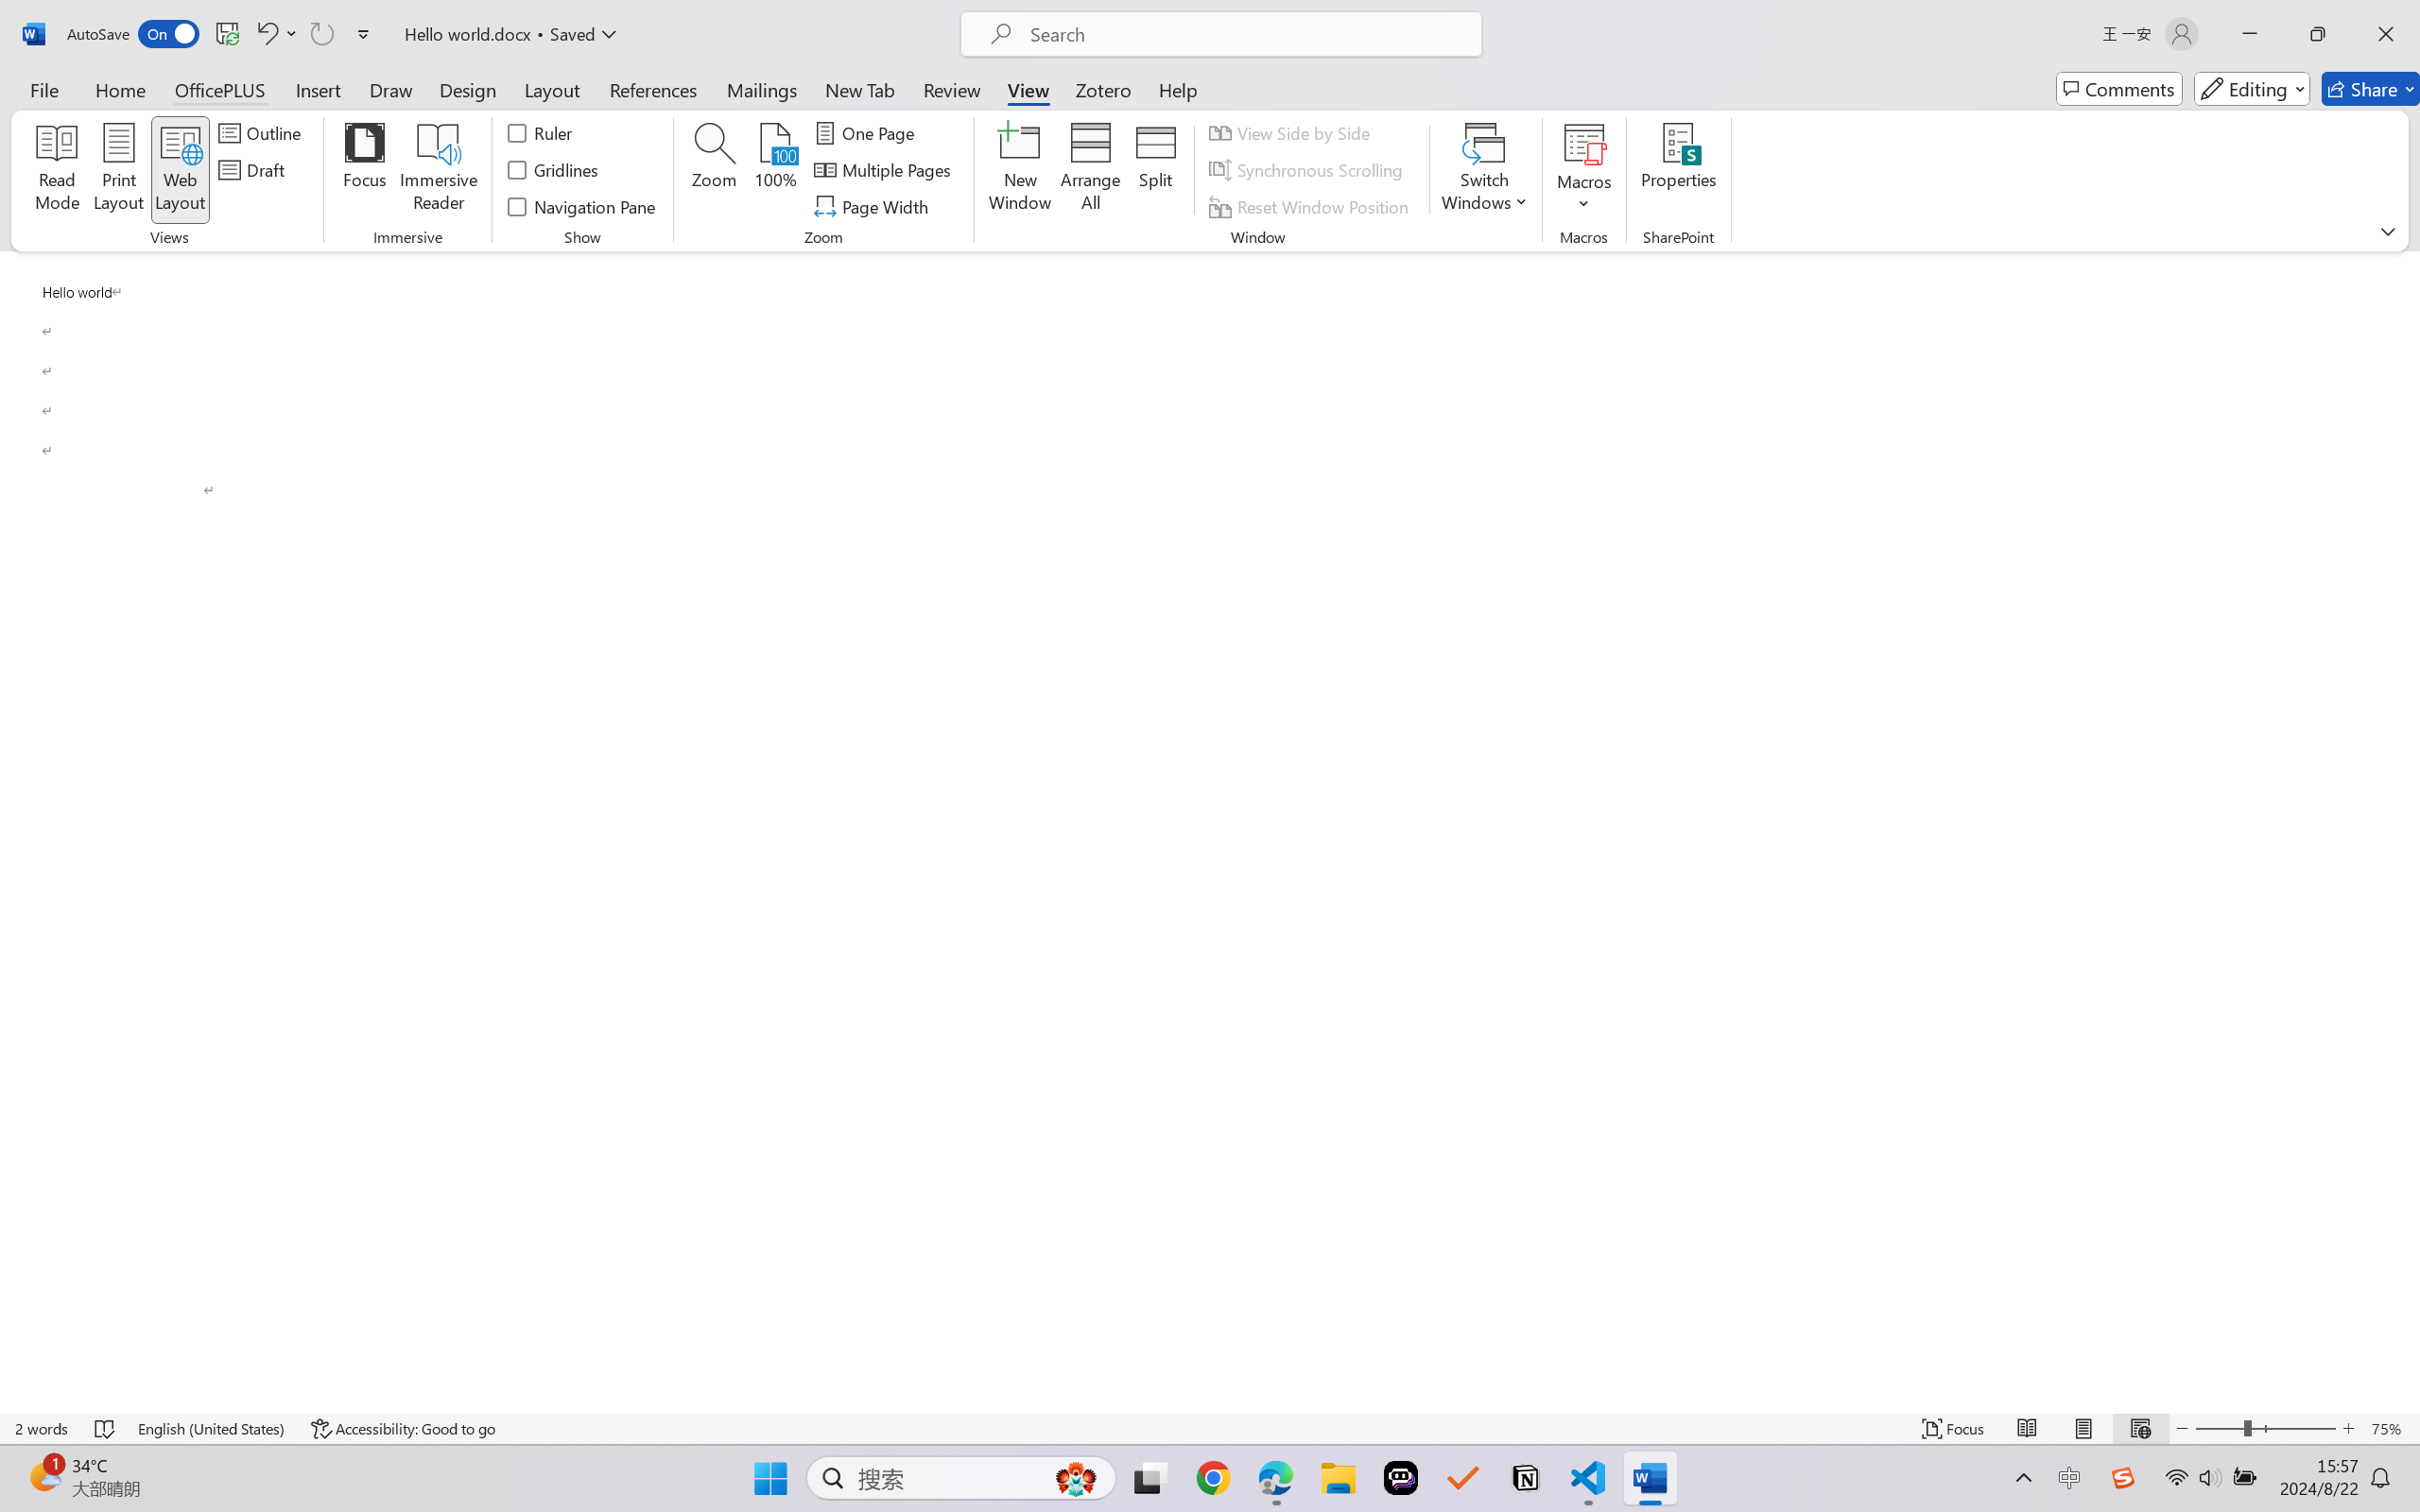 This screenshot has height=1512, width=2420. Describe the element at coordinates (363, 33) in the screenshot. I see `'Customize Quick Access Toolbar'` at that location.